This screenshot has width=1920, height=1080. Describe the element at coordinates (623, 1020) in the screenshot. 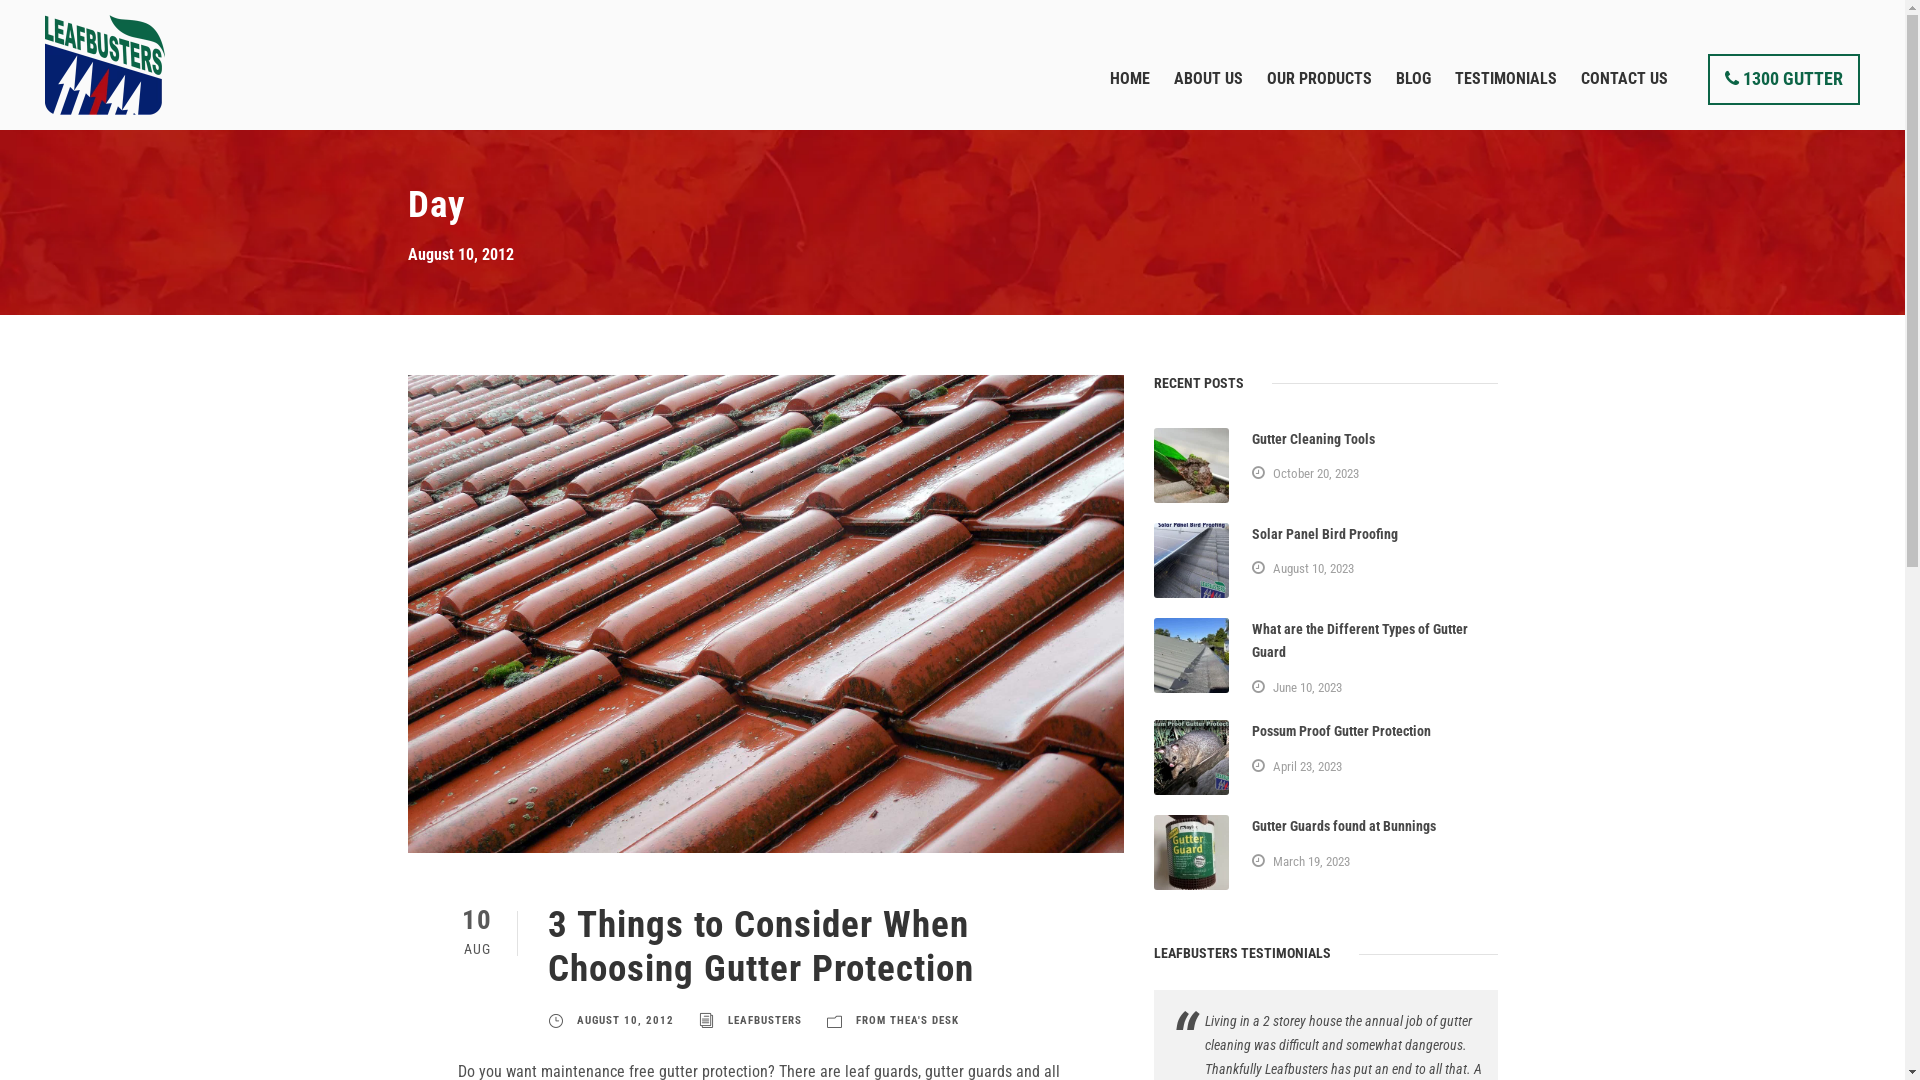

I see `'AUGUST 10, 2012'` at that location.